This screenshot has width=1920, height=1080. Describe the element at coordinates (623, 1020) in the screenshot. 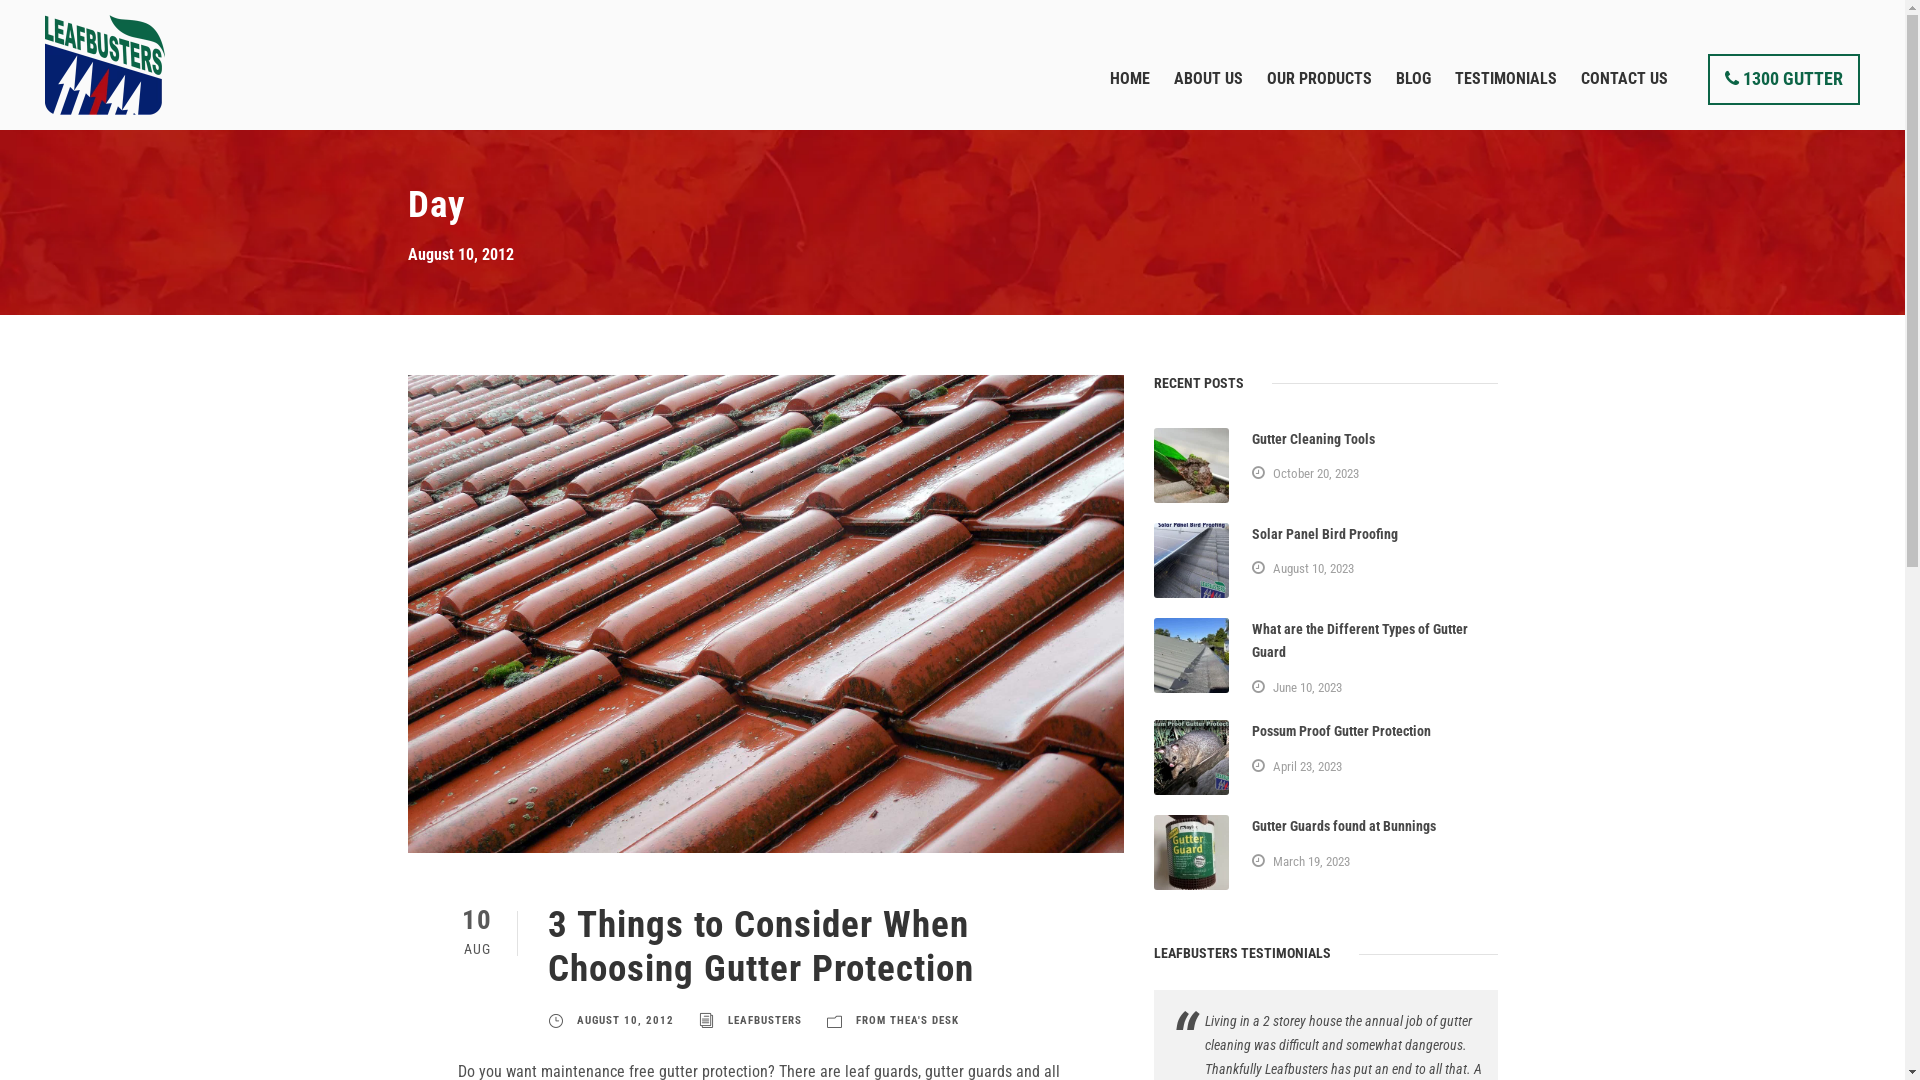

I see `'AUGUST 10, 2012'` at that location.